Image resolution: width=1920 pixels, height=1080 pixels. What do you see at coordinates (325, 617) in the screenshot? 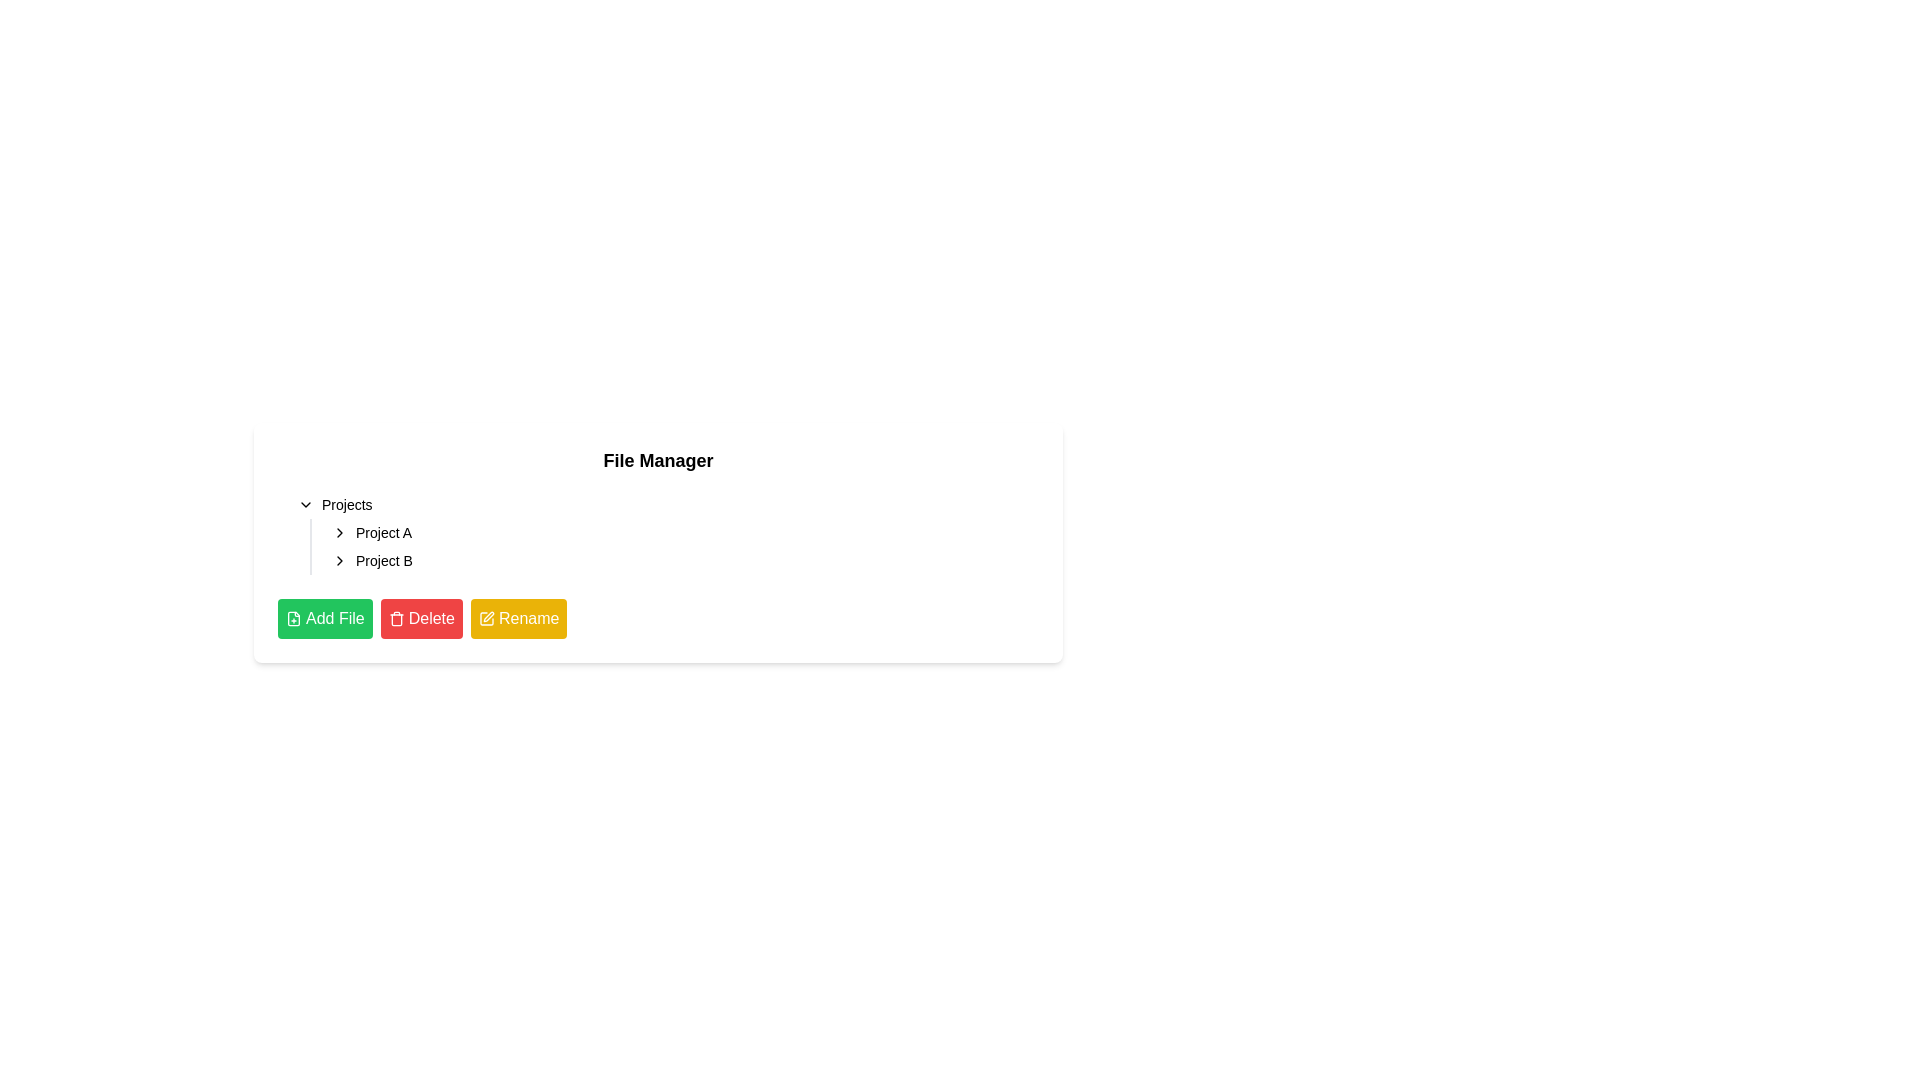
I see `the first button in the bottom-left corner of the panel` at bounding box center [325, 617].